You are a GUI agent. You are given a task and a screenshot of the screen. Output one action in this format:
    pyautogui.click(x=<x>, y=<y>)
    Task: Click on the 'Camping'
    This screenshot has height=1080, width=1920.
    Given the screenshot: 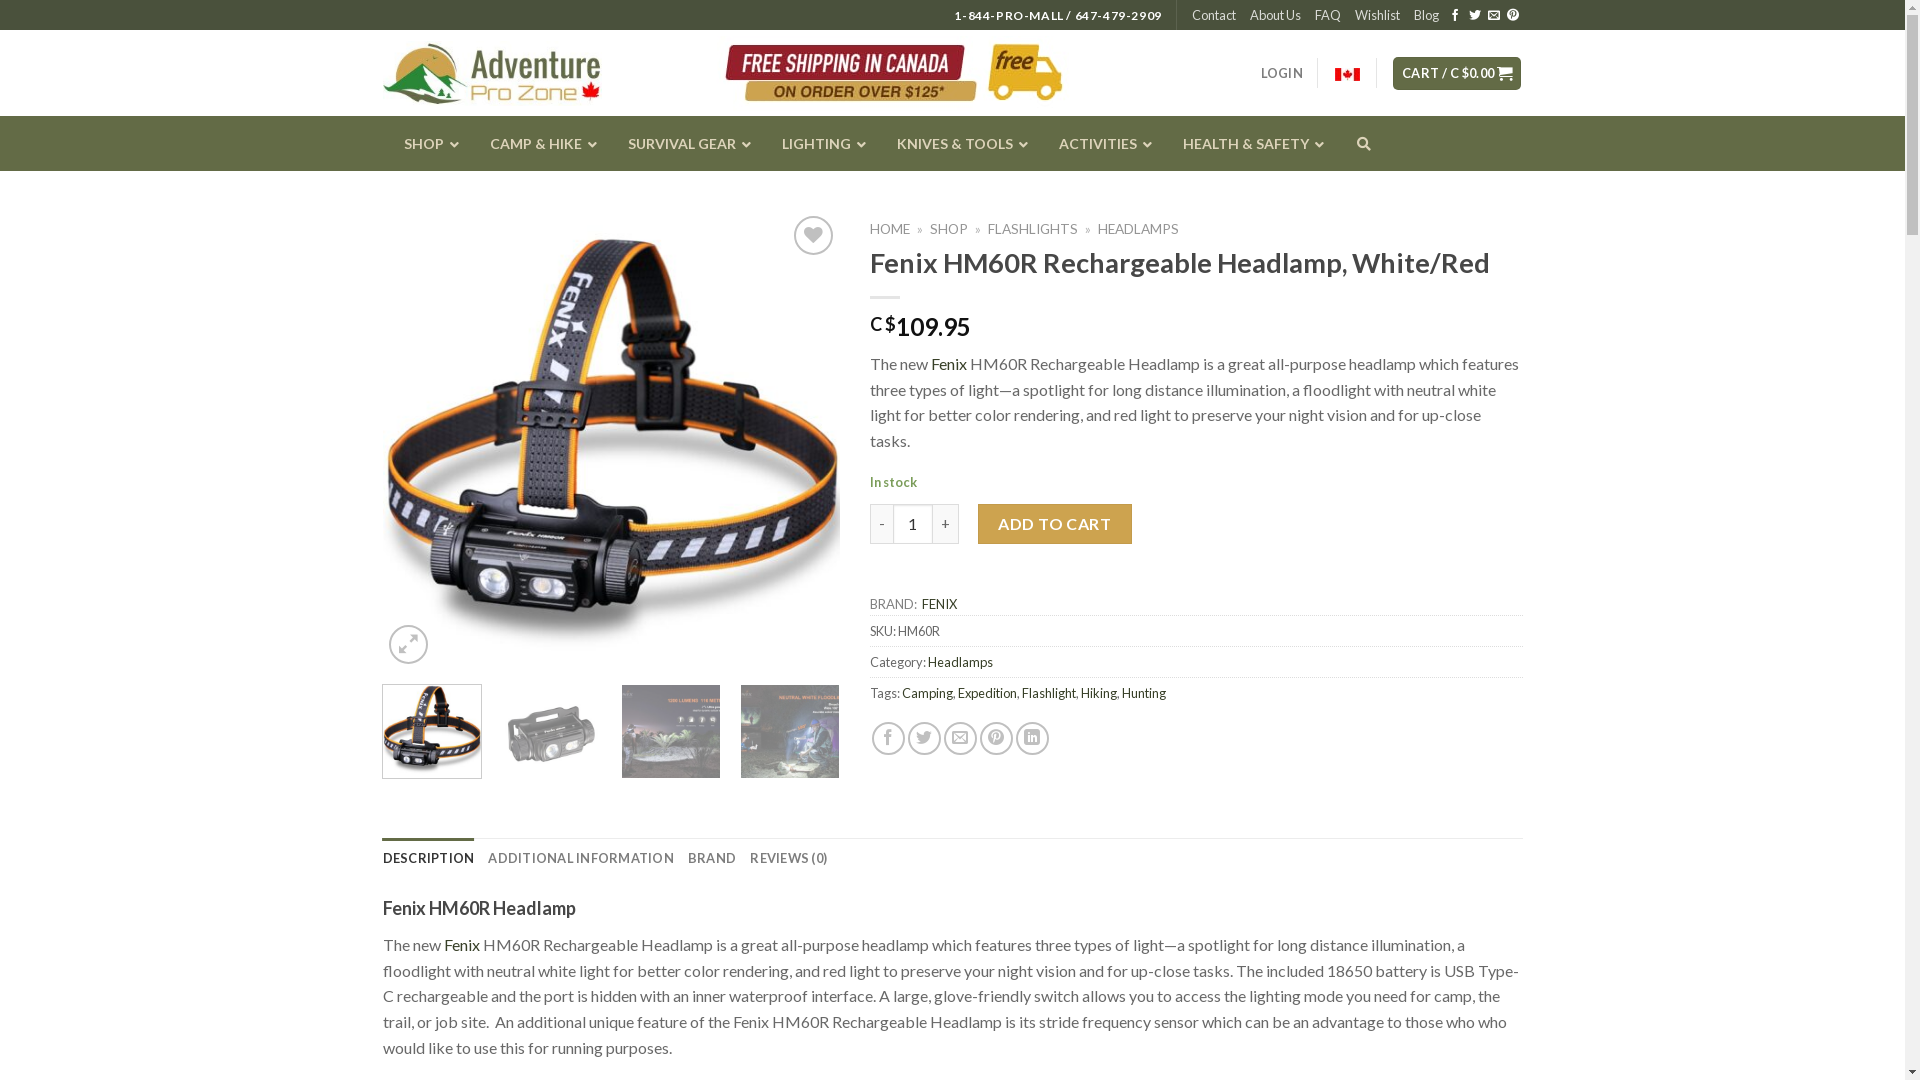 What is the action you would take?
    pyautogui.click(x=901, y=692)
    